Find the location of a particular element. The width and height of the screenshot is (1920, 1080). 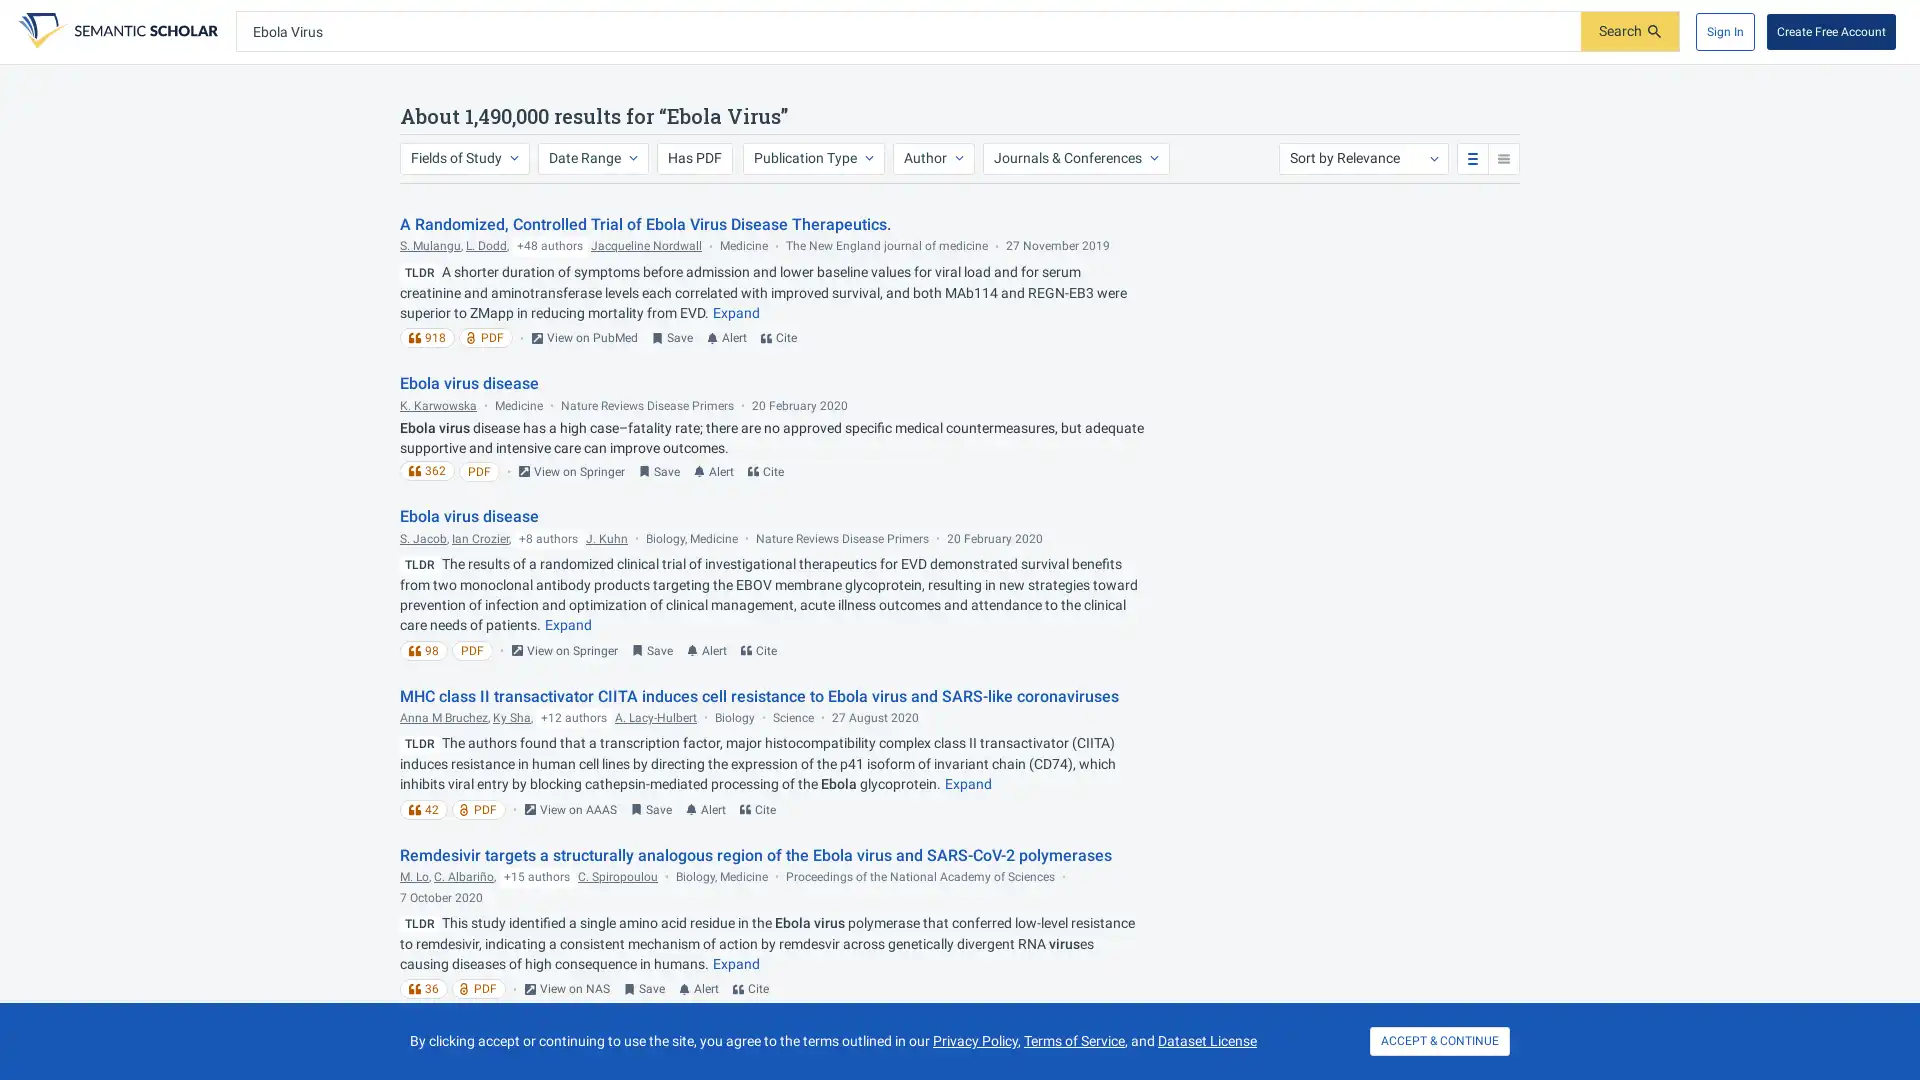

Cite this paper is located at coordinates (757, 650).